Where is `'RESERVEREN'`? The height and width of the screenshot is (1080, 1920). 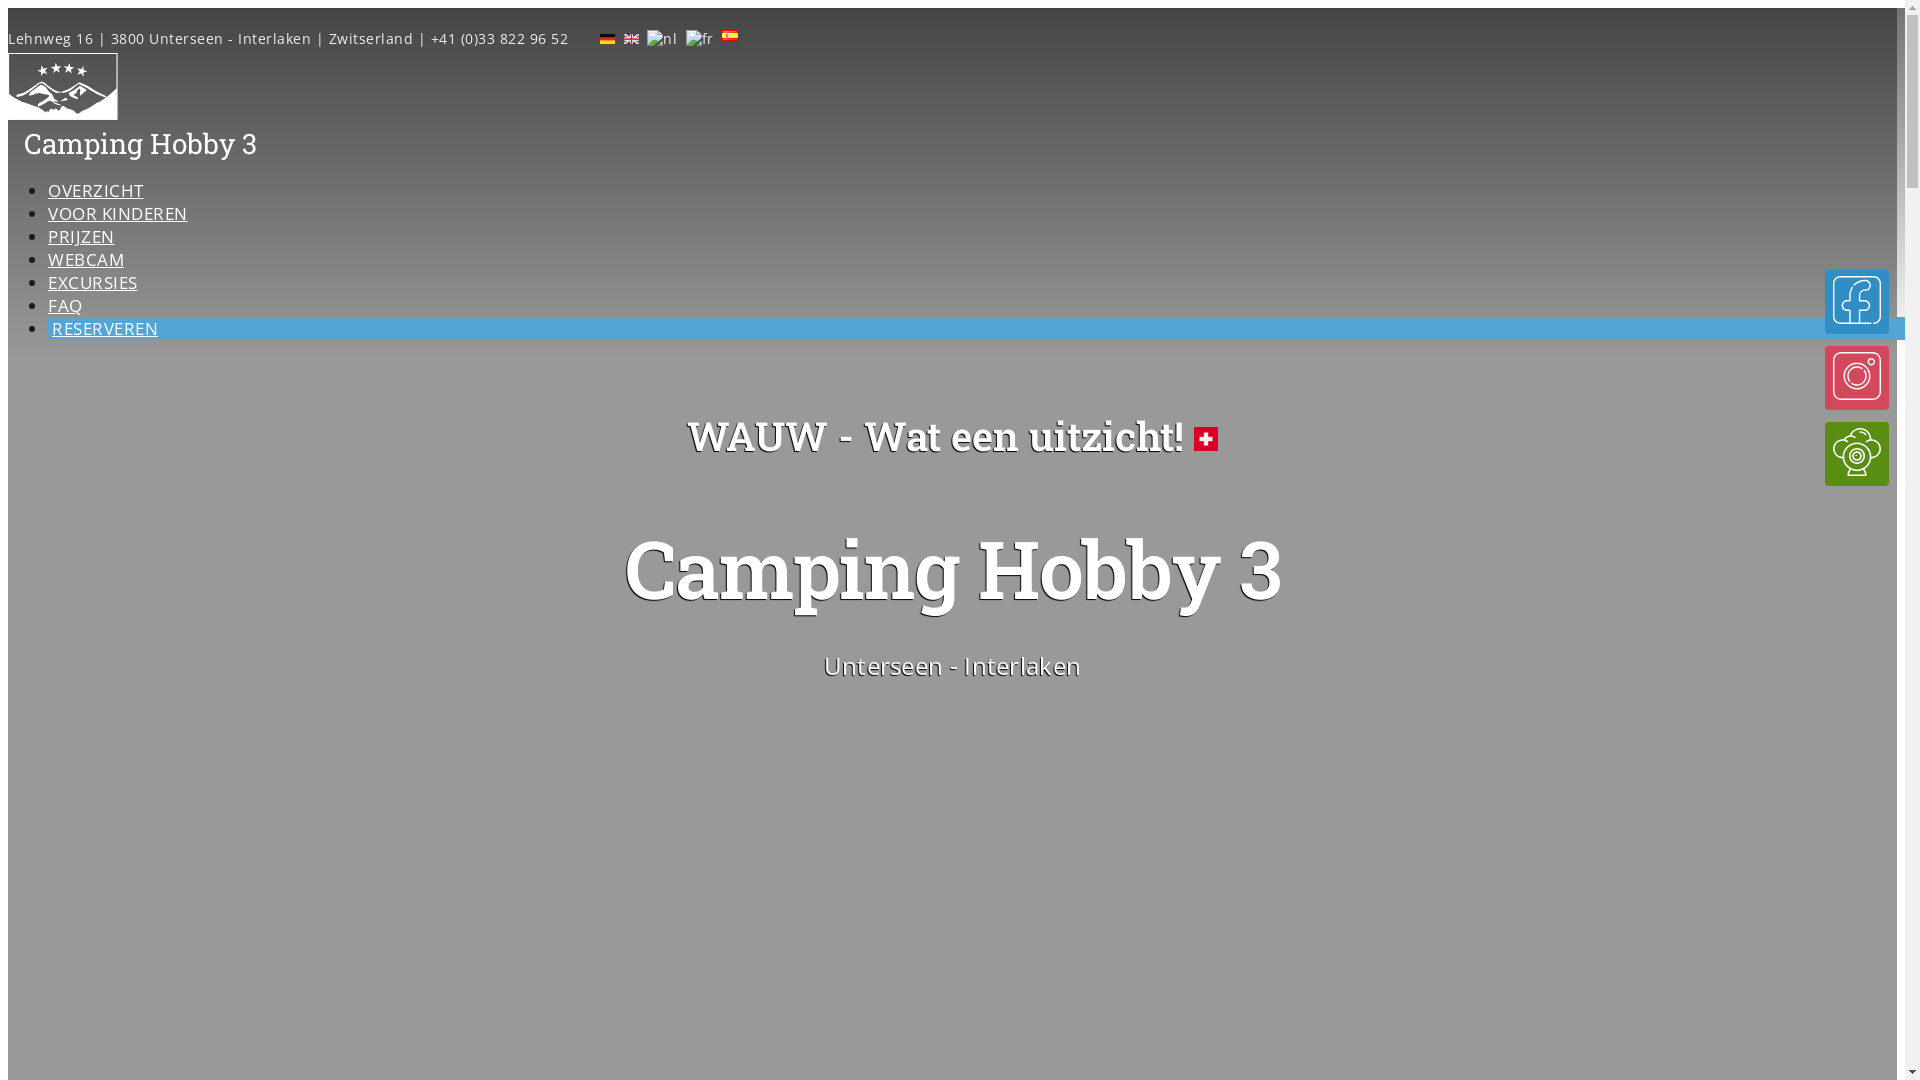
'RESERVEREN' is located at coordinates (52, 327).